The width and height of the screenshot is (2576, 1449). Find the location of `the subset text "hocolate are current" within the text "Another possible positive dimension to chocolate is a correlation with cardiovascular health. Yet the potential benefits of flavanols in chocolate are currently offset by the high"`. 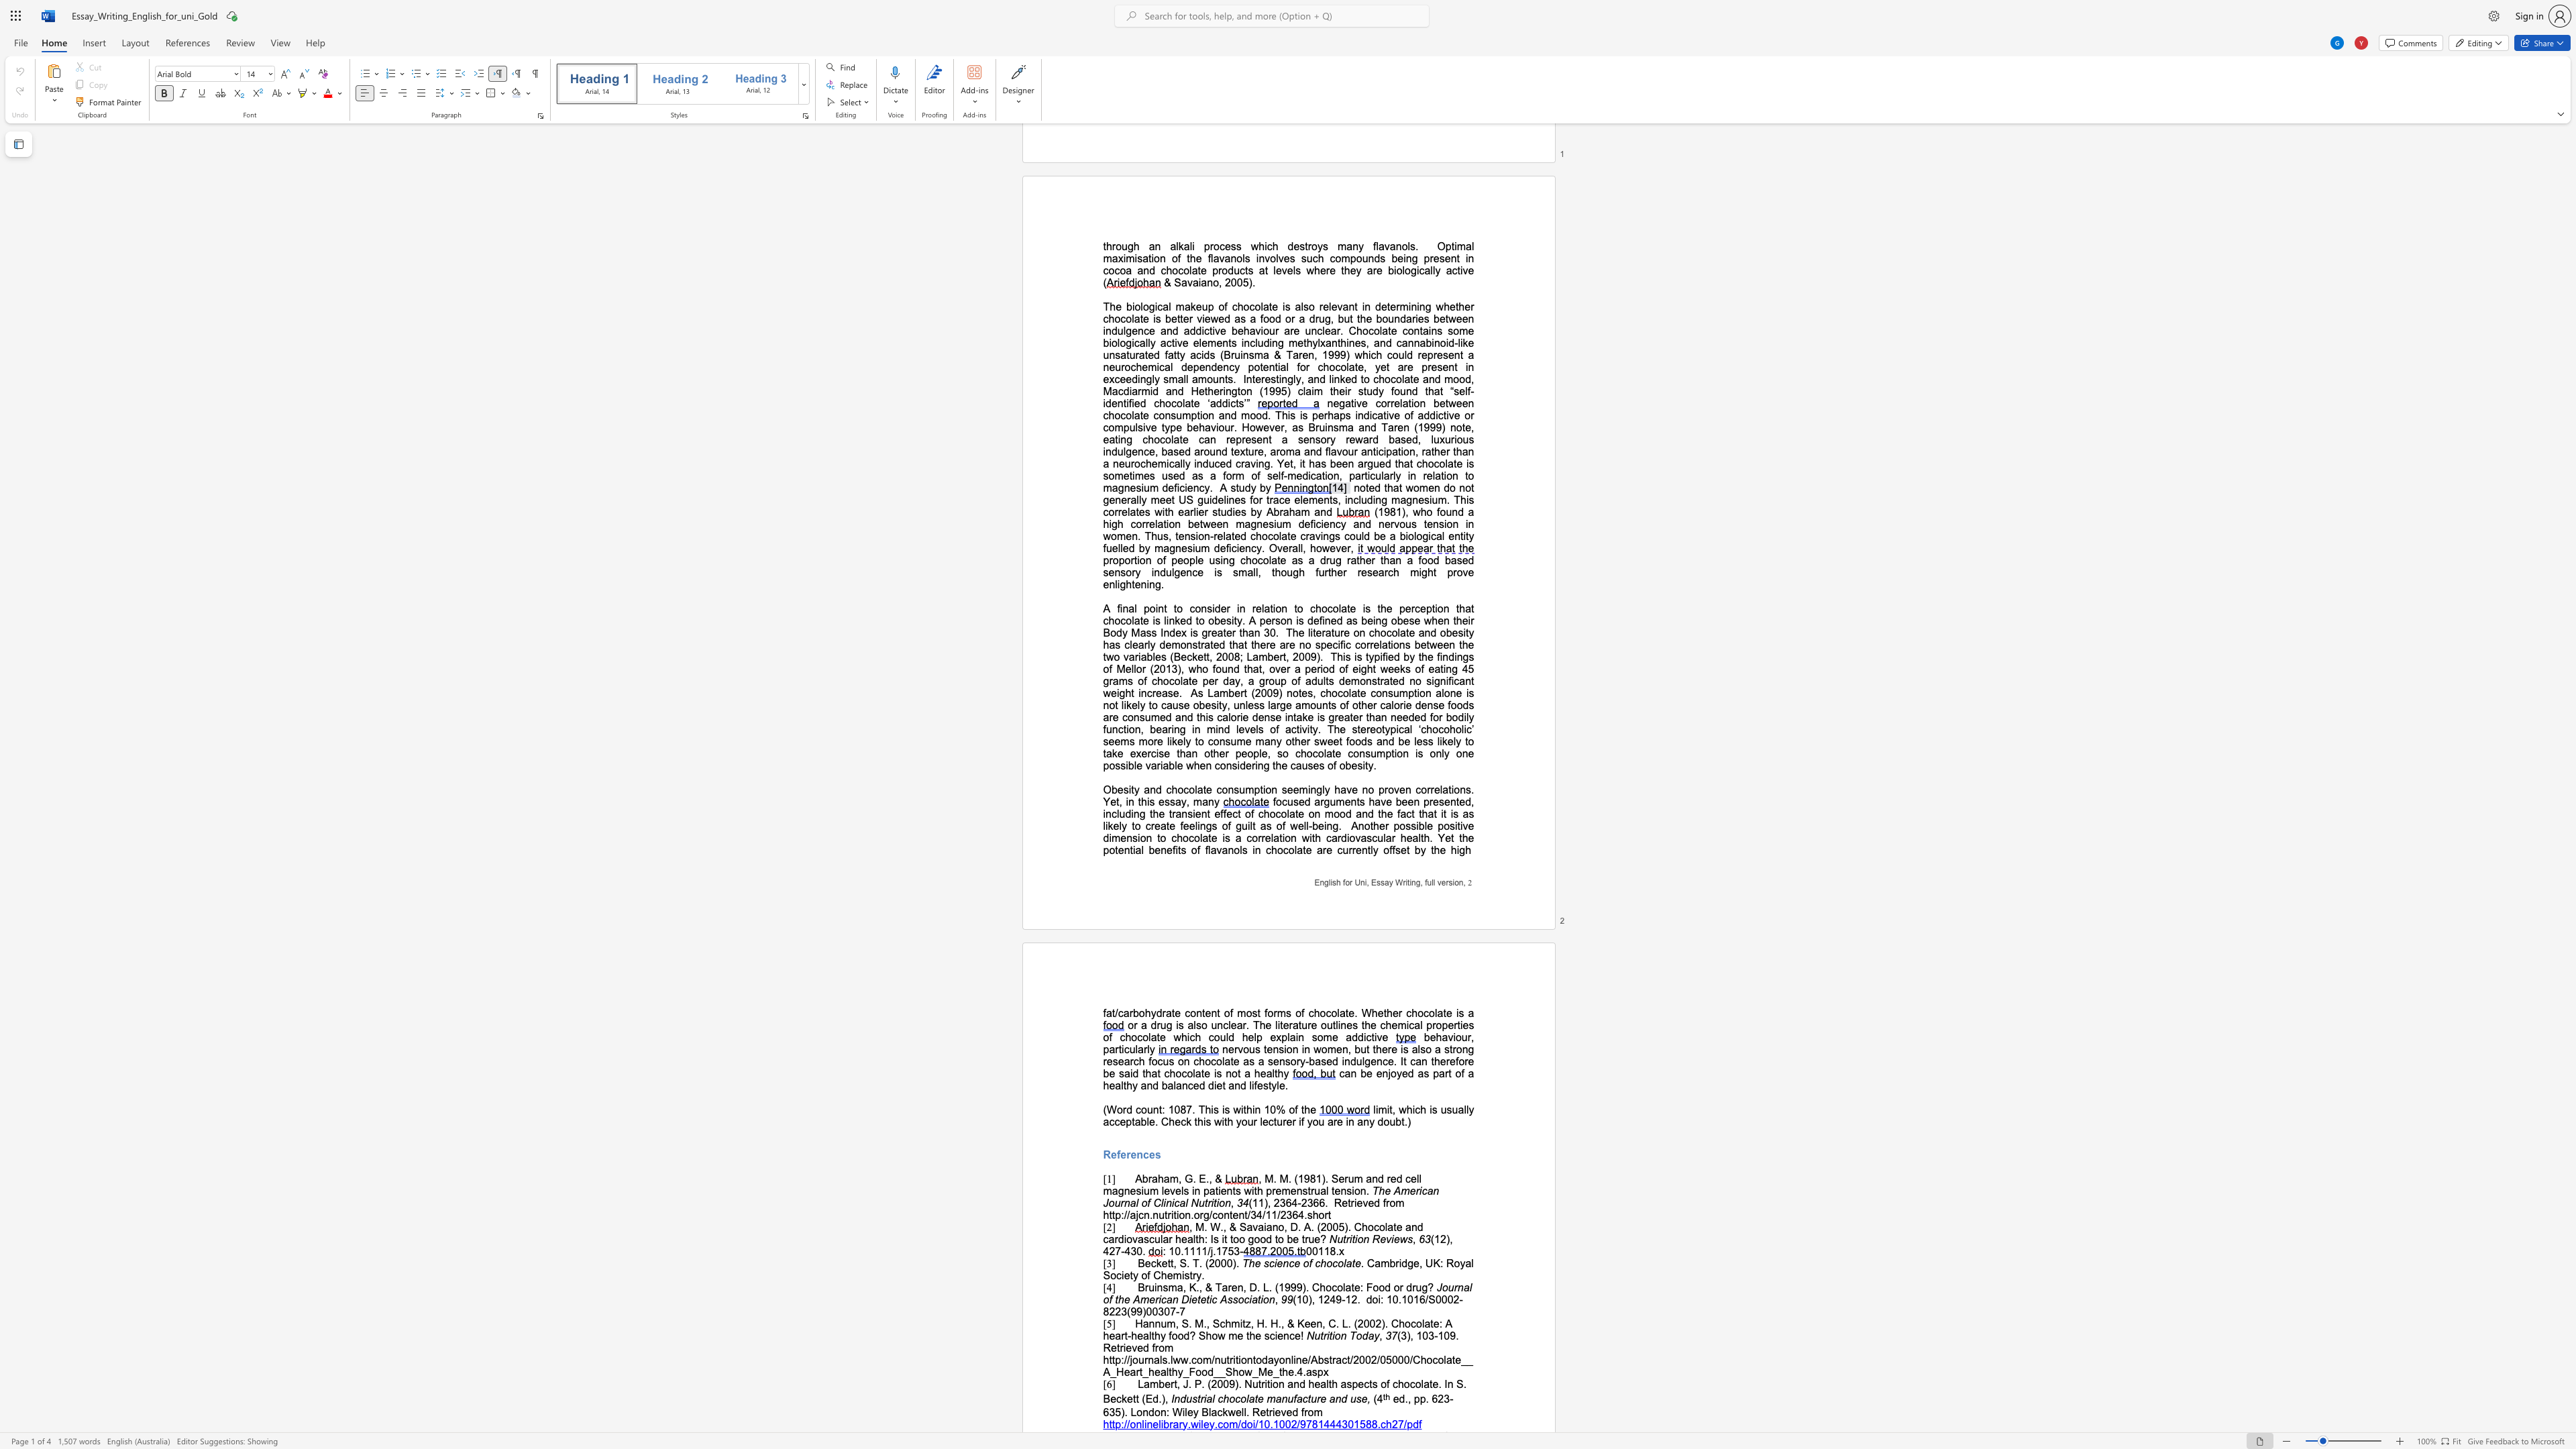

the subset text "hocolate are current" within the text "Another possible positive dimension to chocolate is a correlation with cardiovascular health. Yet the potential benefits of flavanols in chocolate are currently offset by the high" is located at coordinates (1271, 850).